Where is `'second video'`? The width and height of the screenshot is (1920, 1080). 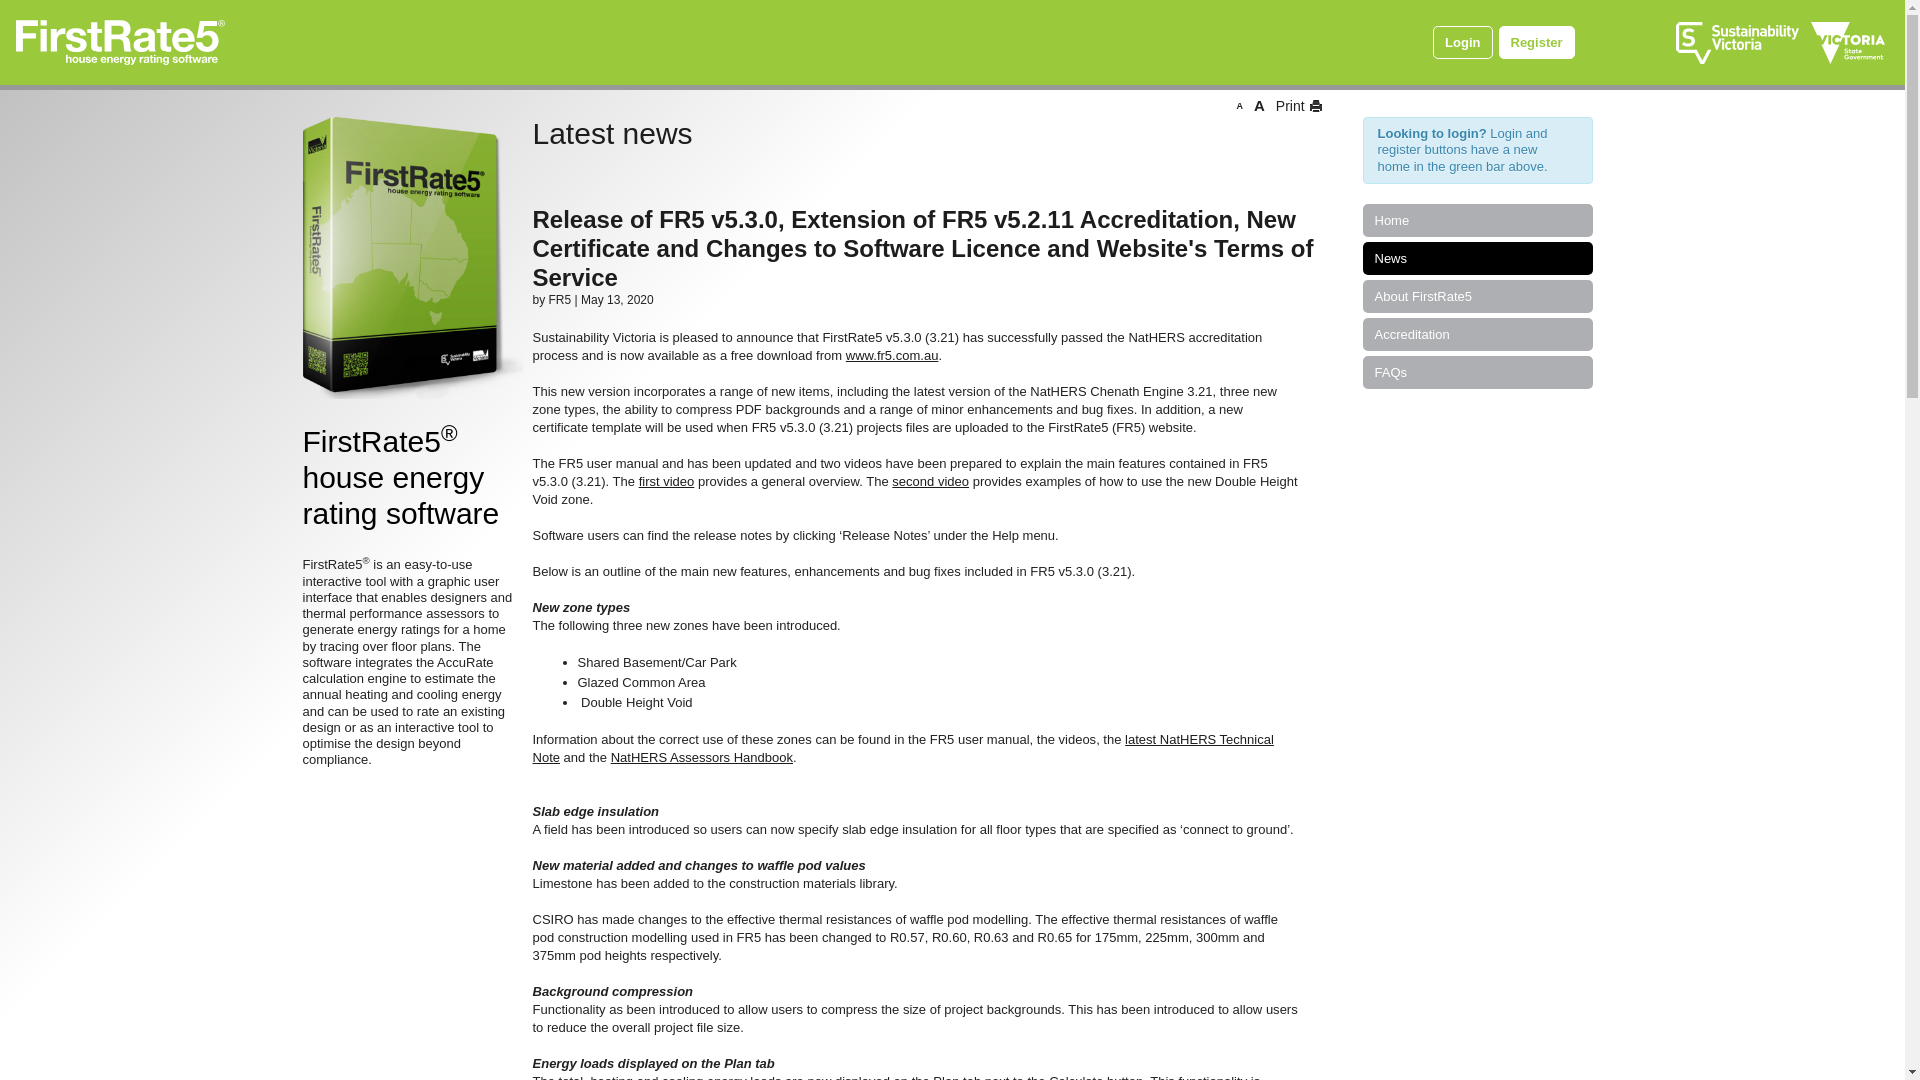
'second video' is located at coordinates (929, 481).